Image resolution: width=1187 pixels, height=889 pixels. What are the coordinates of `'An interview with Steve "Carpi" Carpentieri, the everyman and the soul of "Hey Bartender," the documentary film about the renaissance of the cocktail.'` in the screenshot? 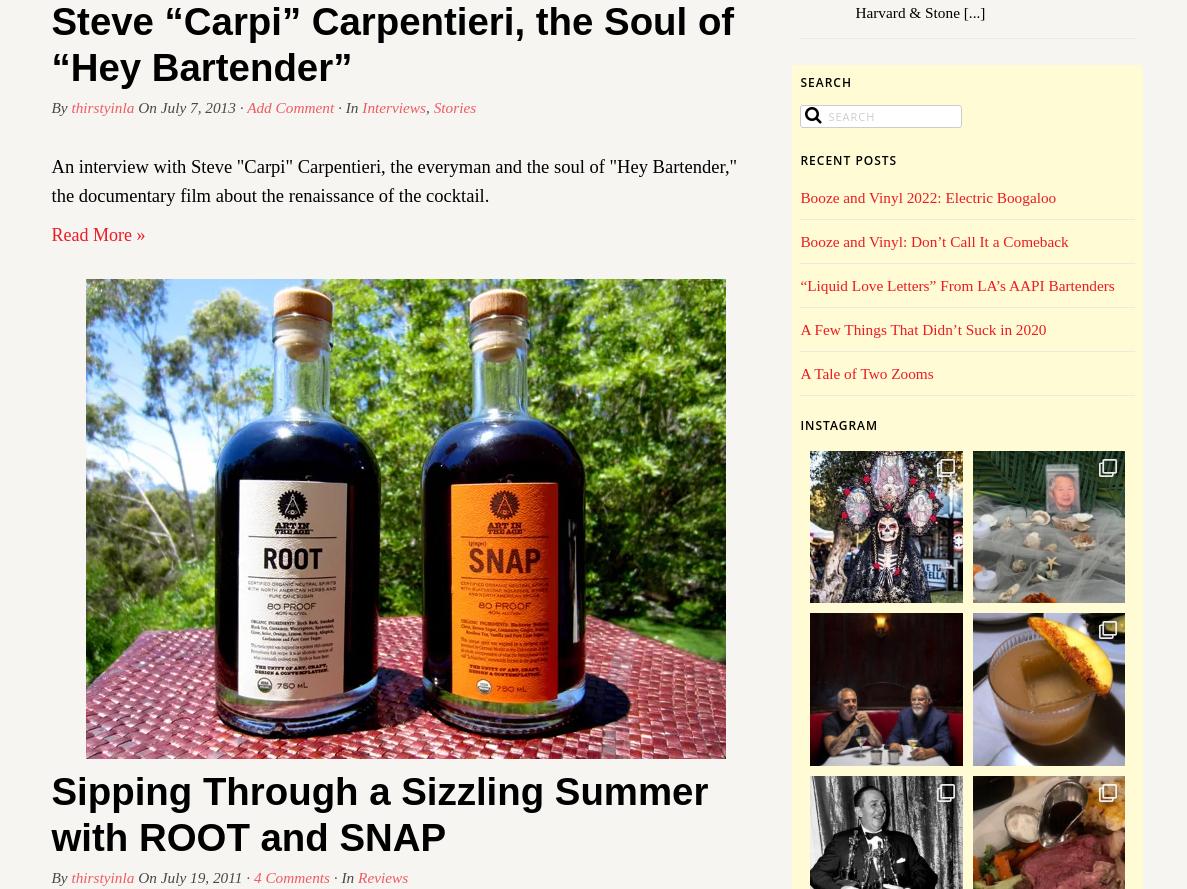 It's located at (393, 180).